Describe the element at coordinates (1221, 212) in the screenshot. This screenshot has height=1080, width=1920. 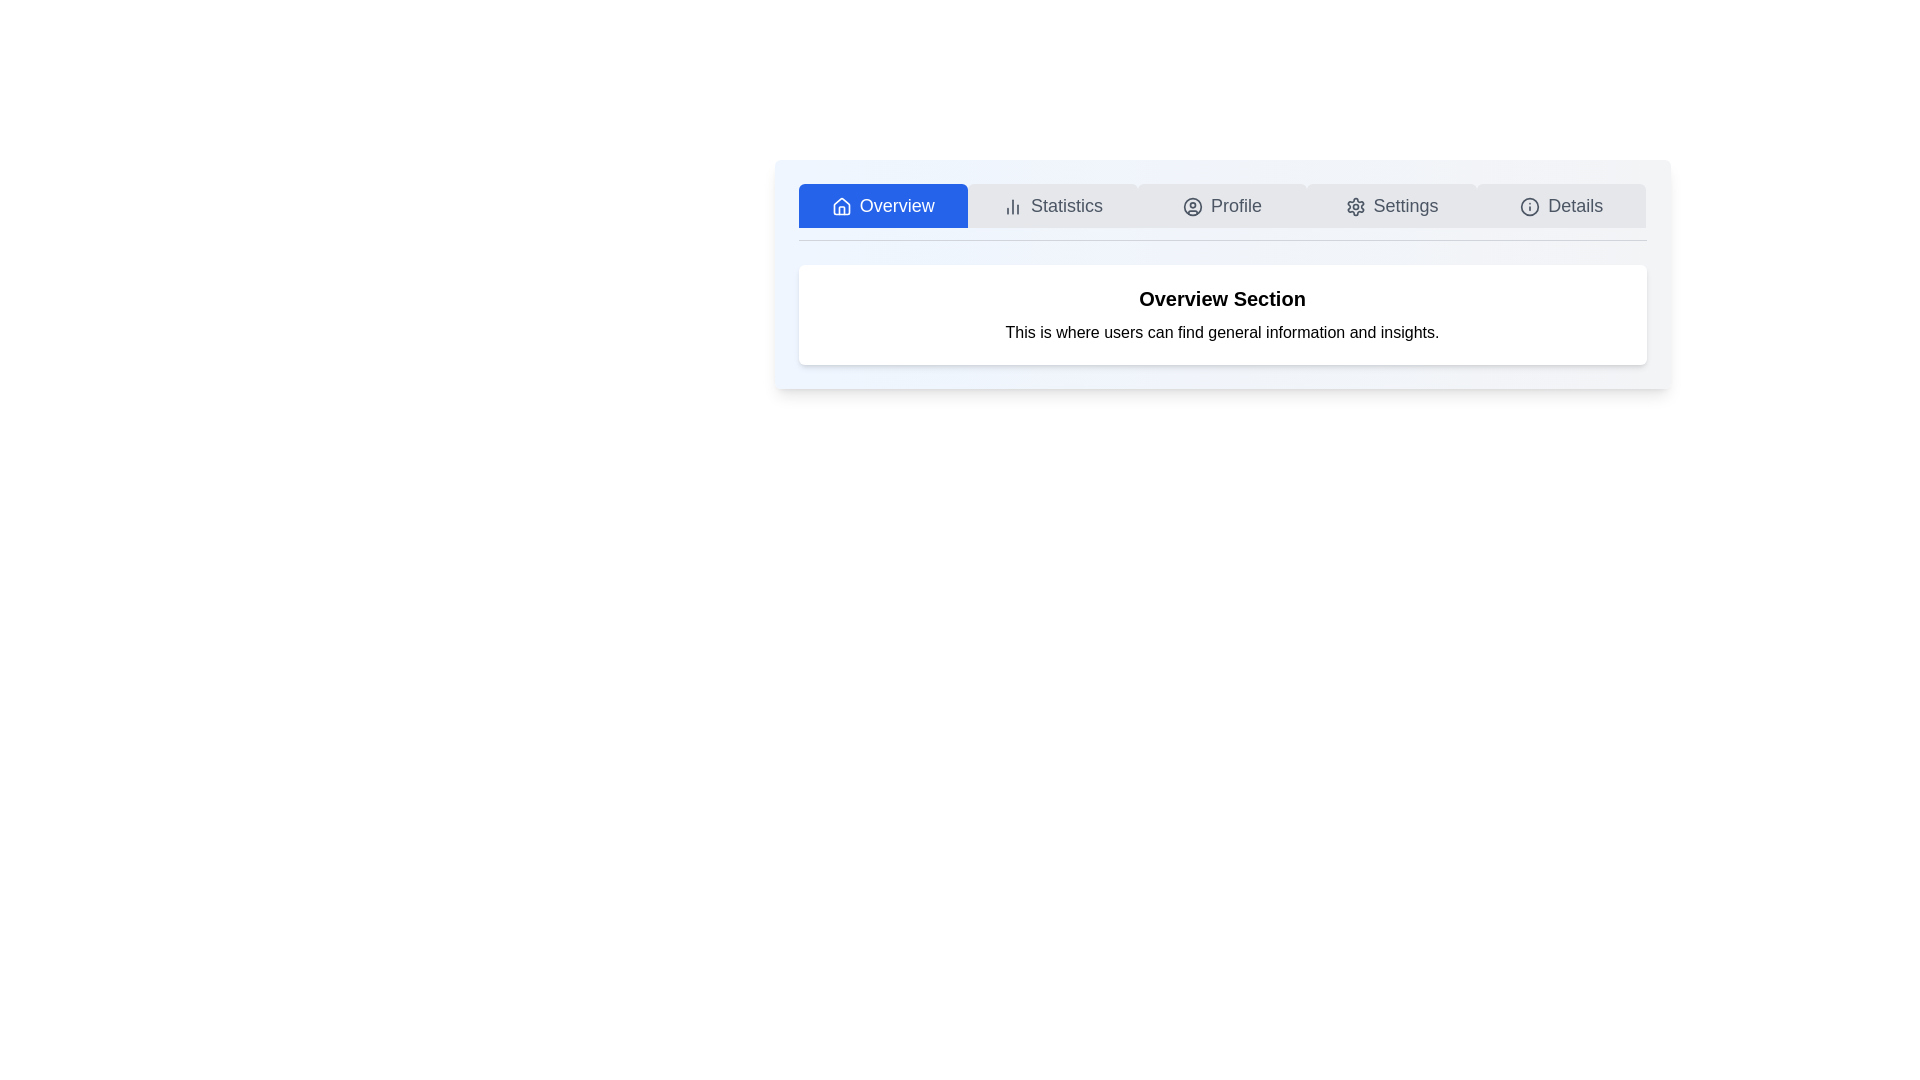
I see `the navigation tab labeled 'Profile'` at that location.